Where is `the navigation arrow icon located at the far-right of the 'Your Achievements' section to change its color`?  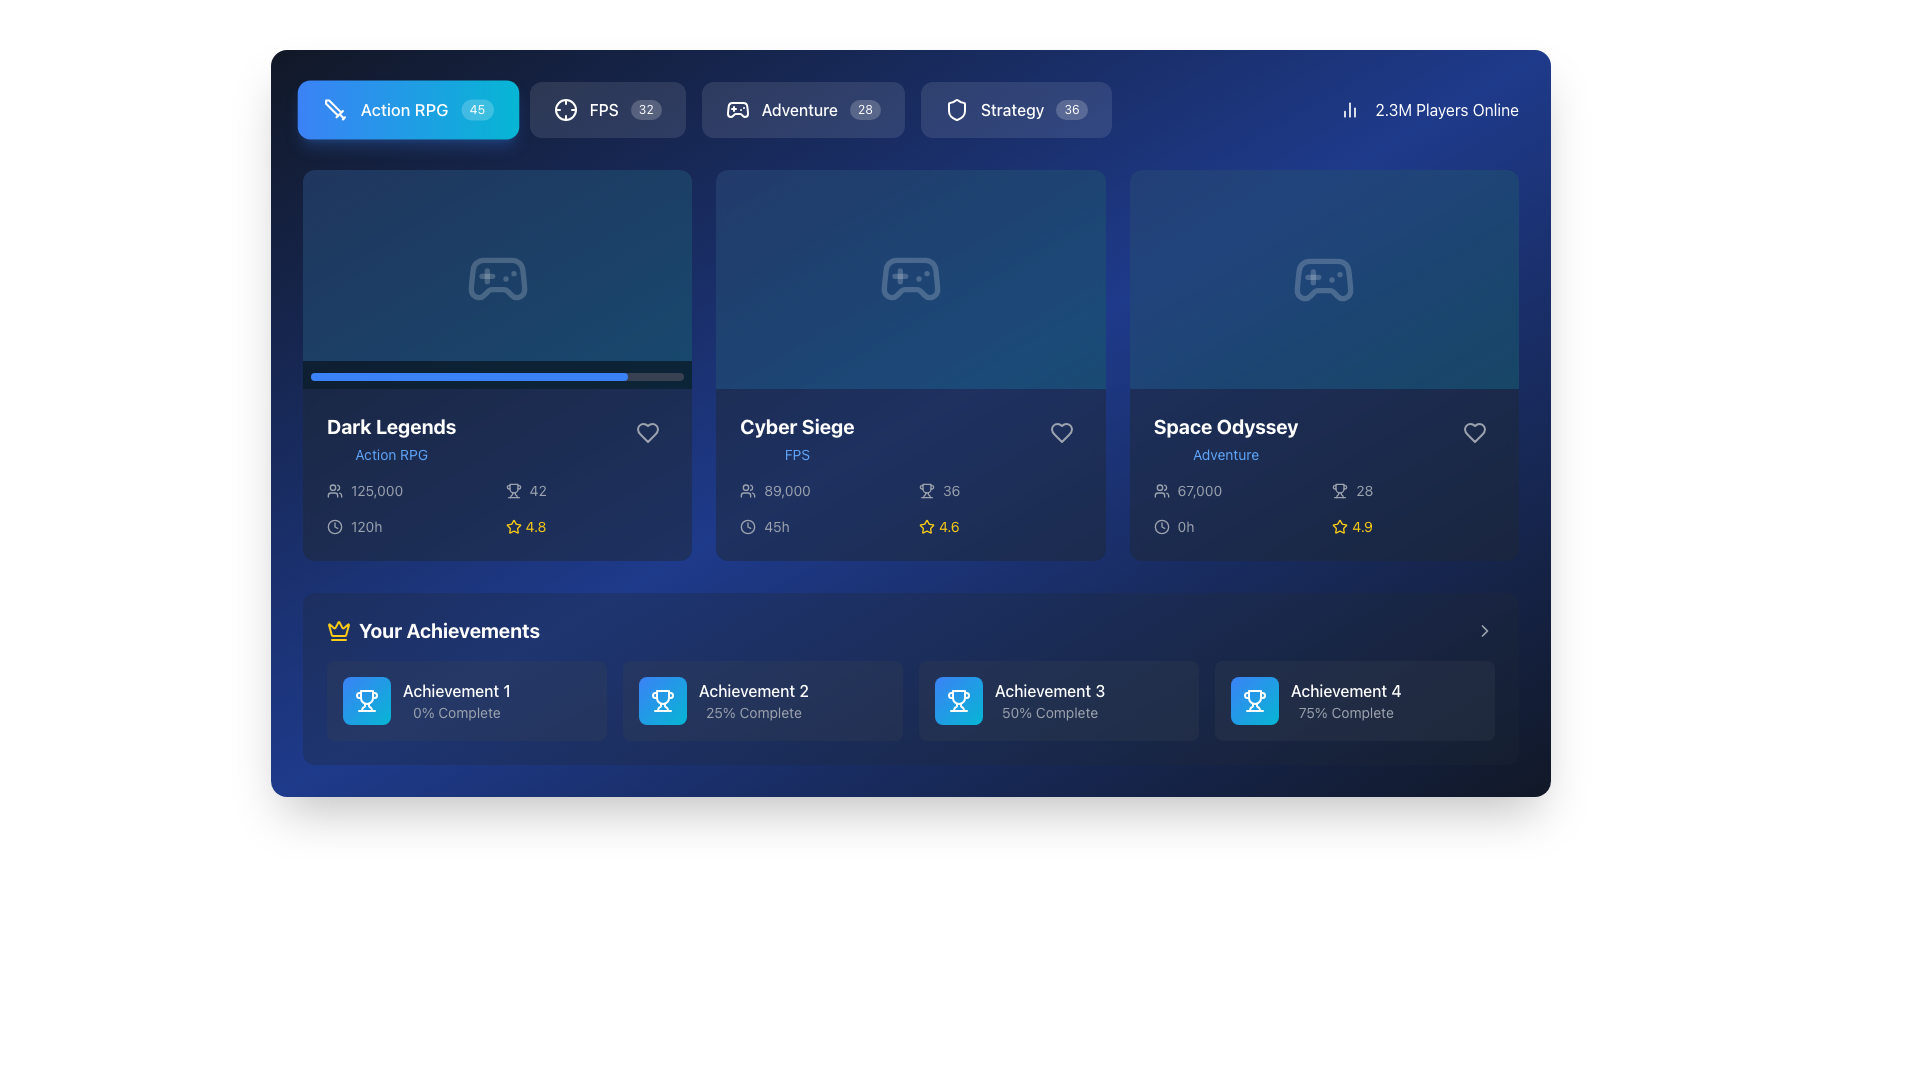 the navigation arrow icon located at the far-right of the 'Your Achievements' section to change its color is located at coordinates (1484, 631).